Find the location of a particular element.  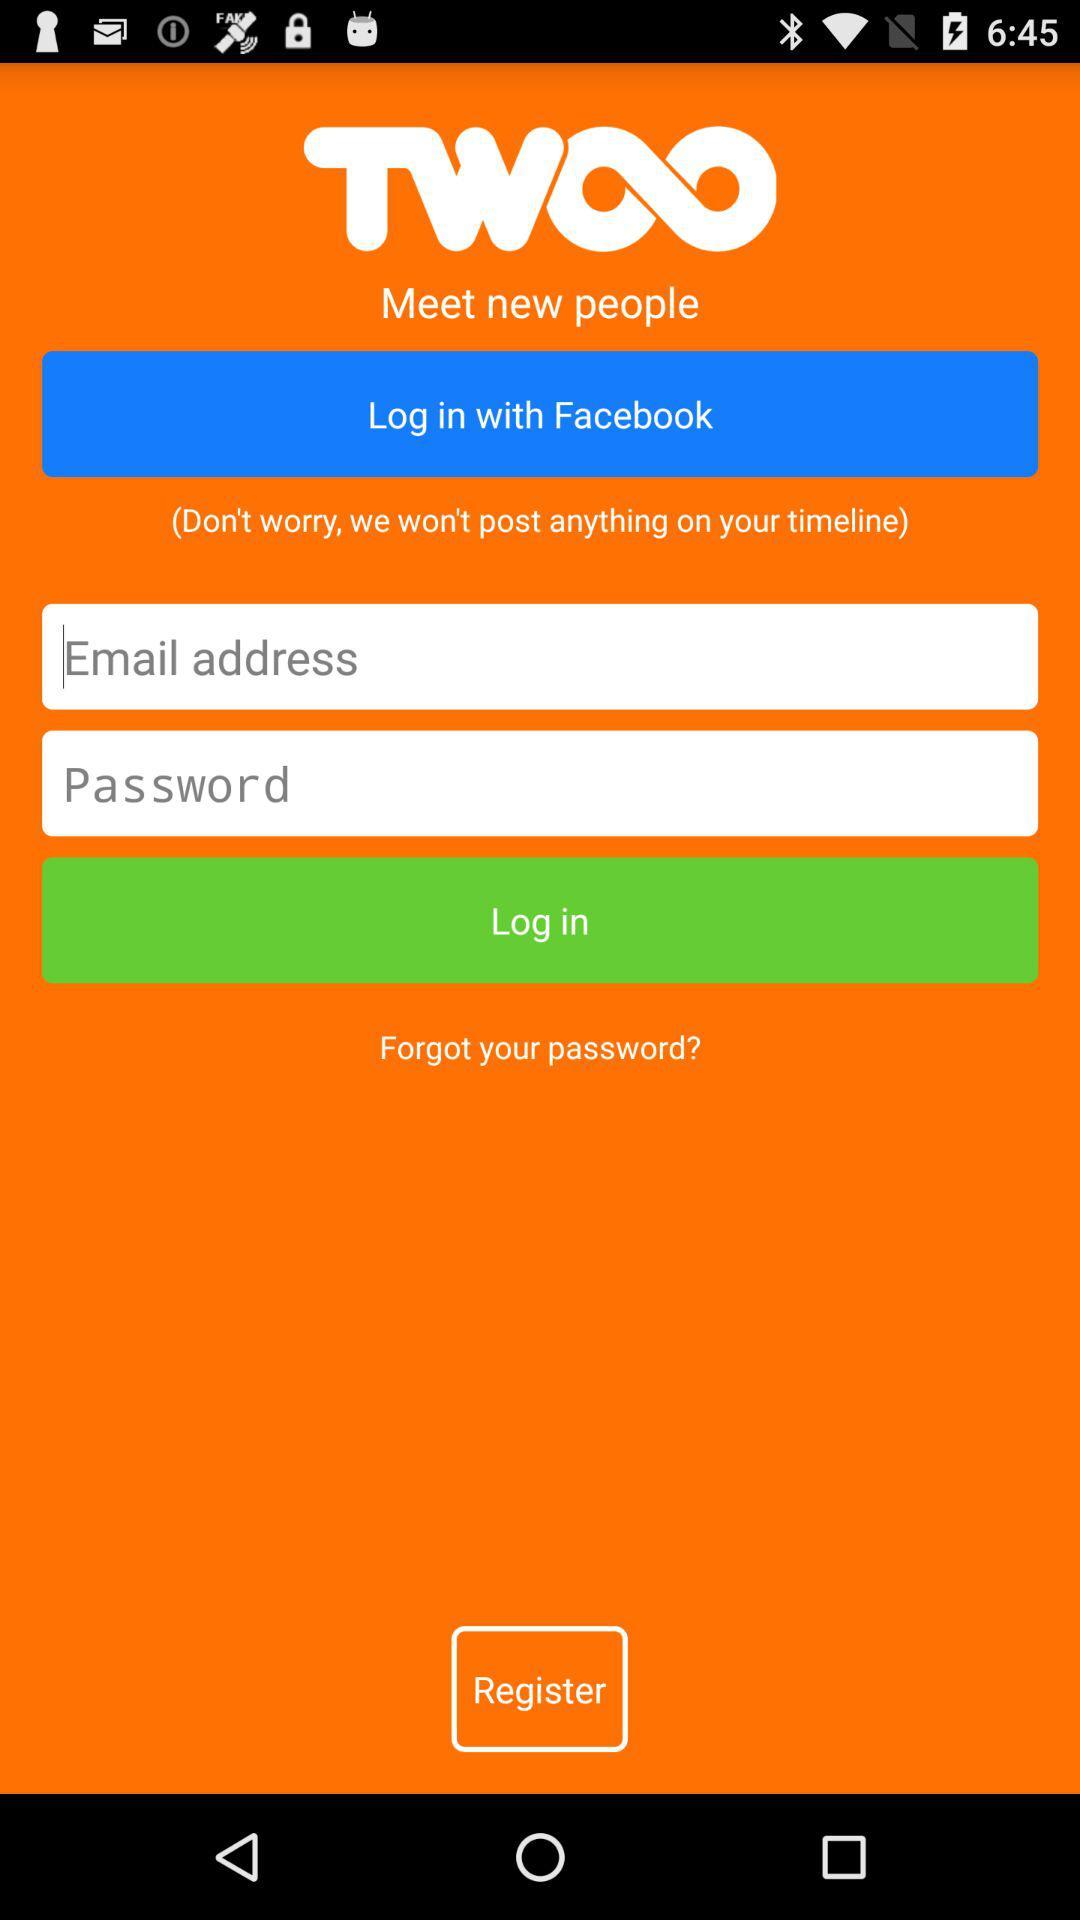

the item below don t worry is located at coordinates (540, 656).